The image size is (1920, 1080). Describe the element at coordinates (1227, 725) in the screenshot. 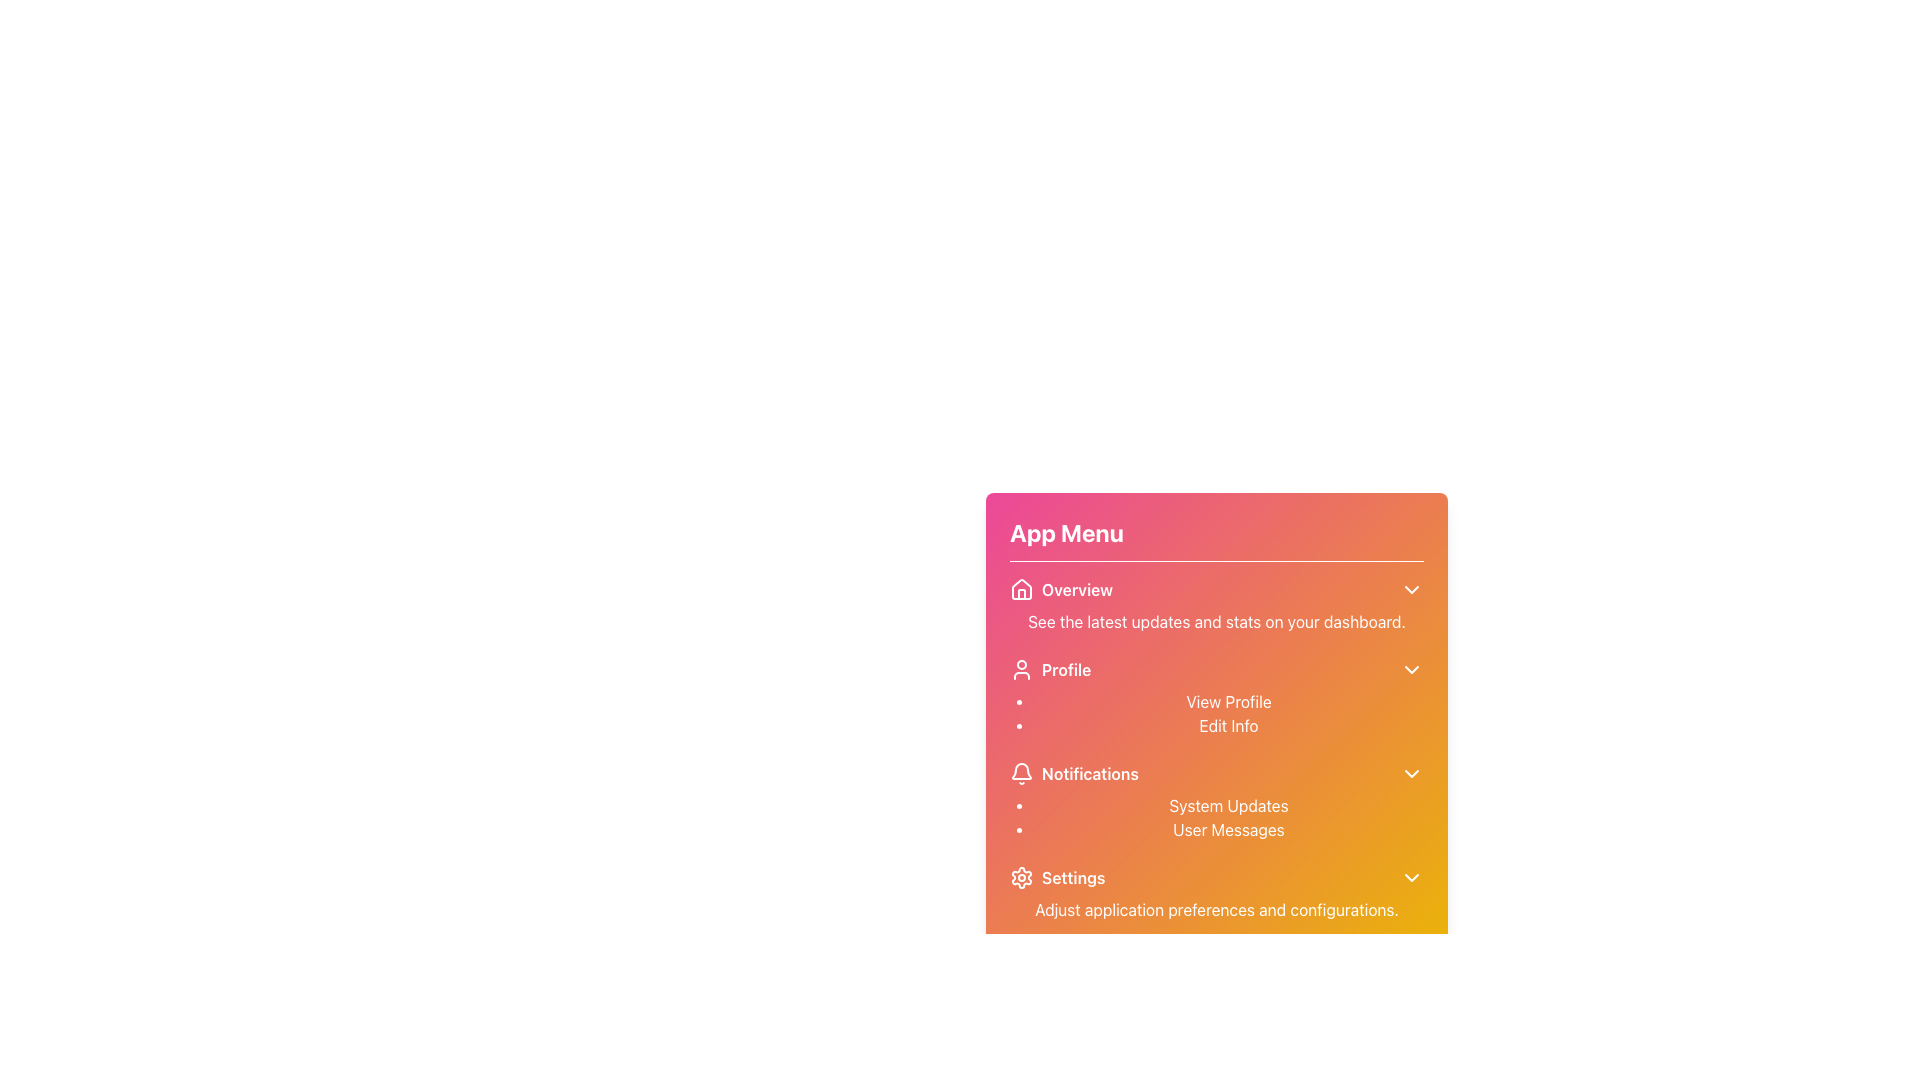

I see `the 'Edit Info' menu item, which is a text label under the 'Profile' section in the menu panel` at that location.